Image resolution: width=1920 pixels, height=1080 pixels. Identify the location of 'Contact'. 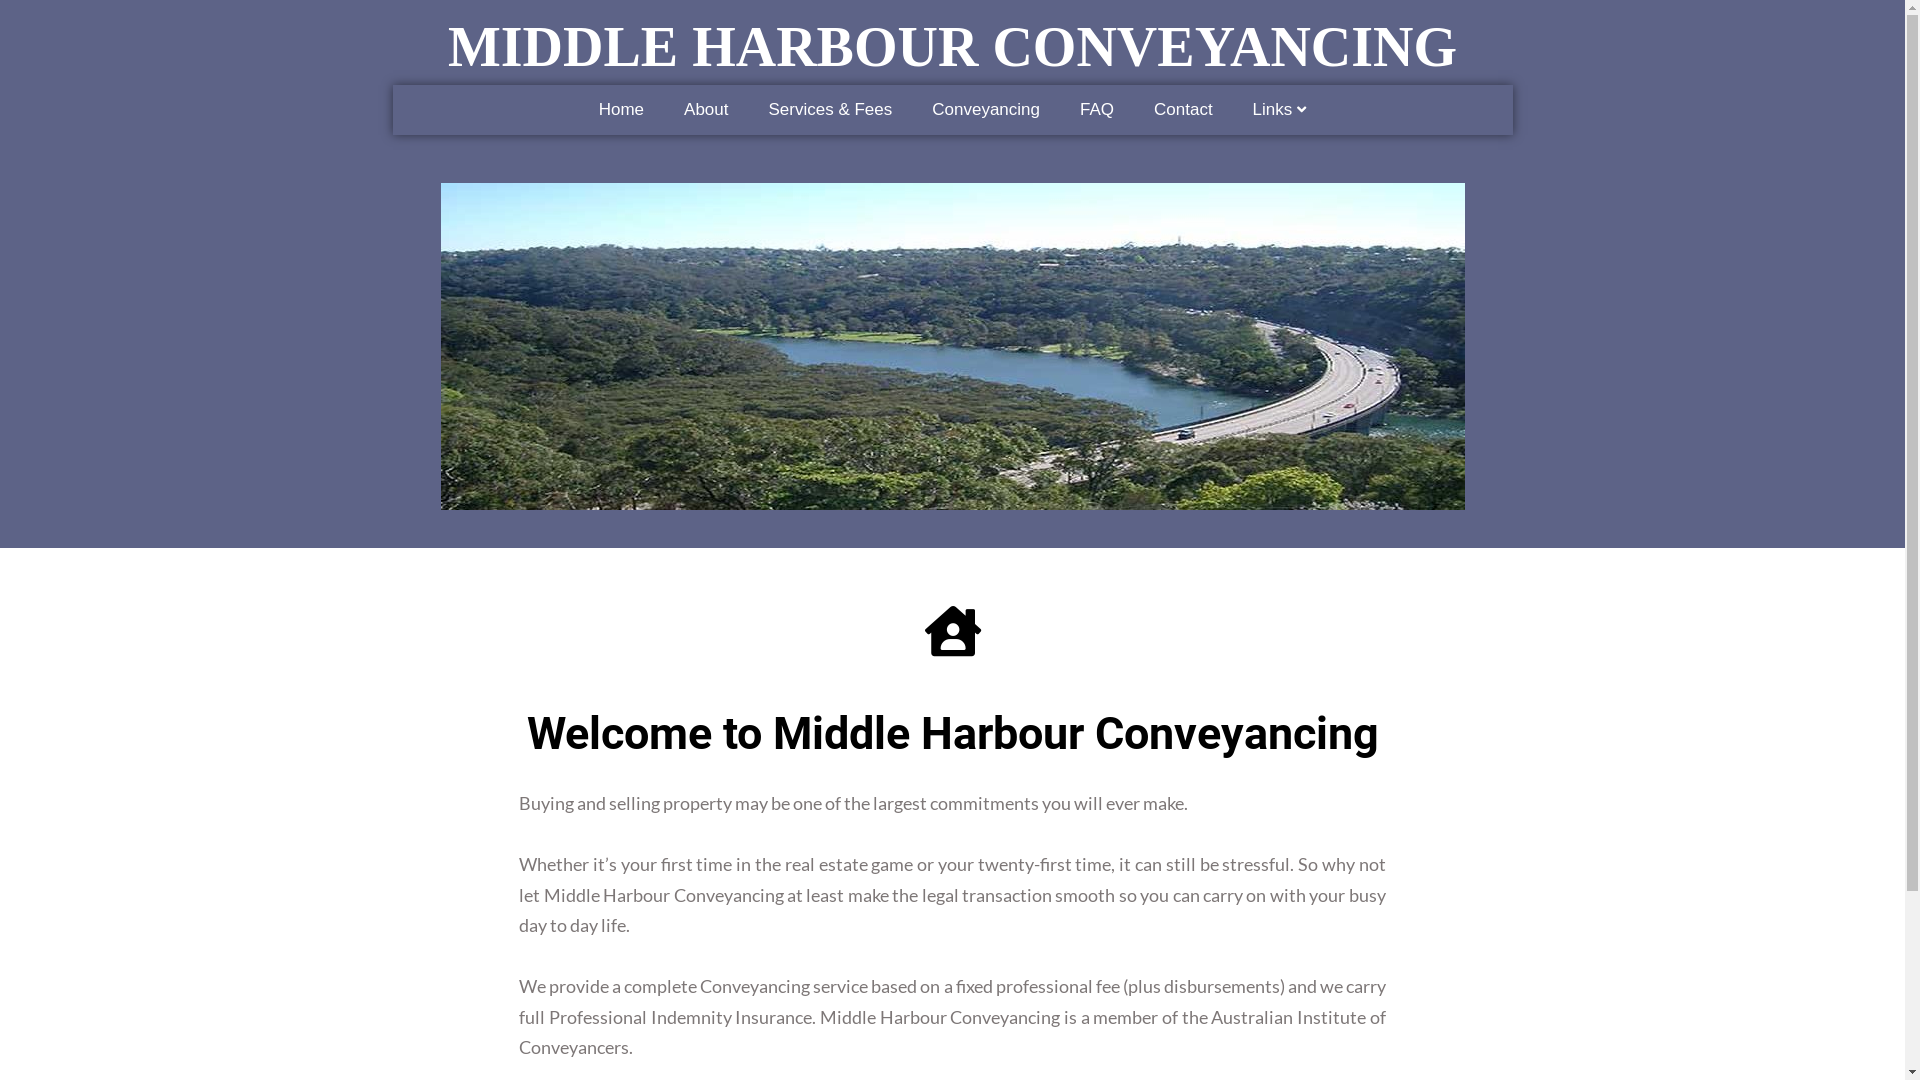
(1183, 110).